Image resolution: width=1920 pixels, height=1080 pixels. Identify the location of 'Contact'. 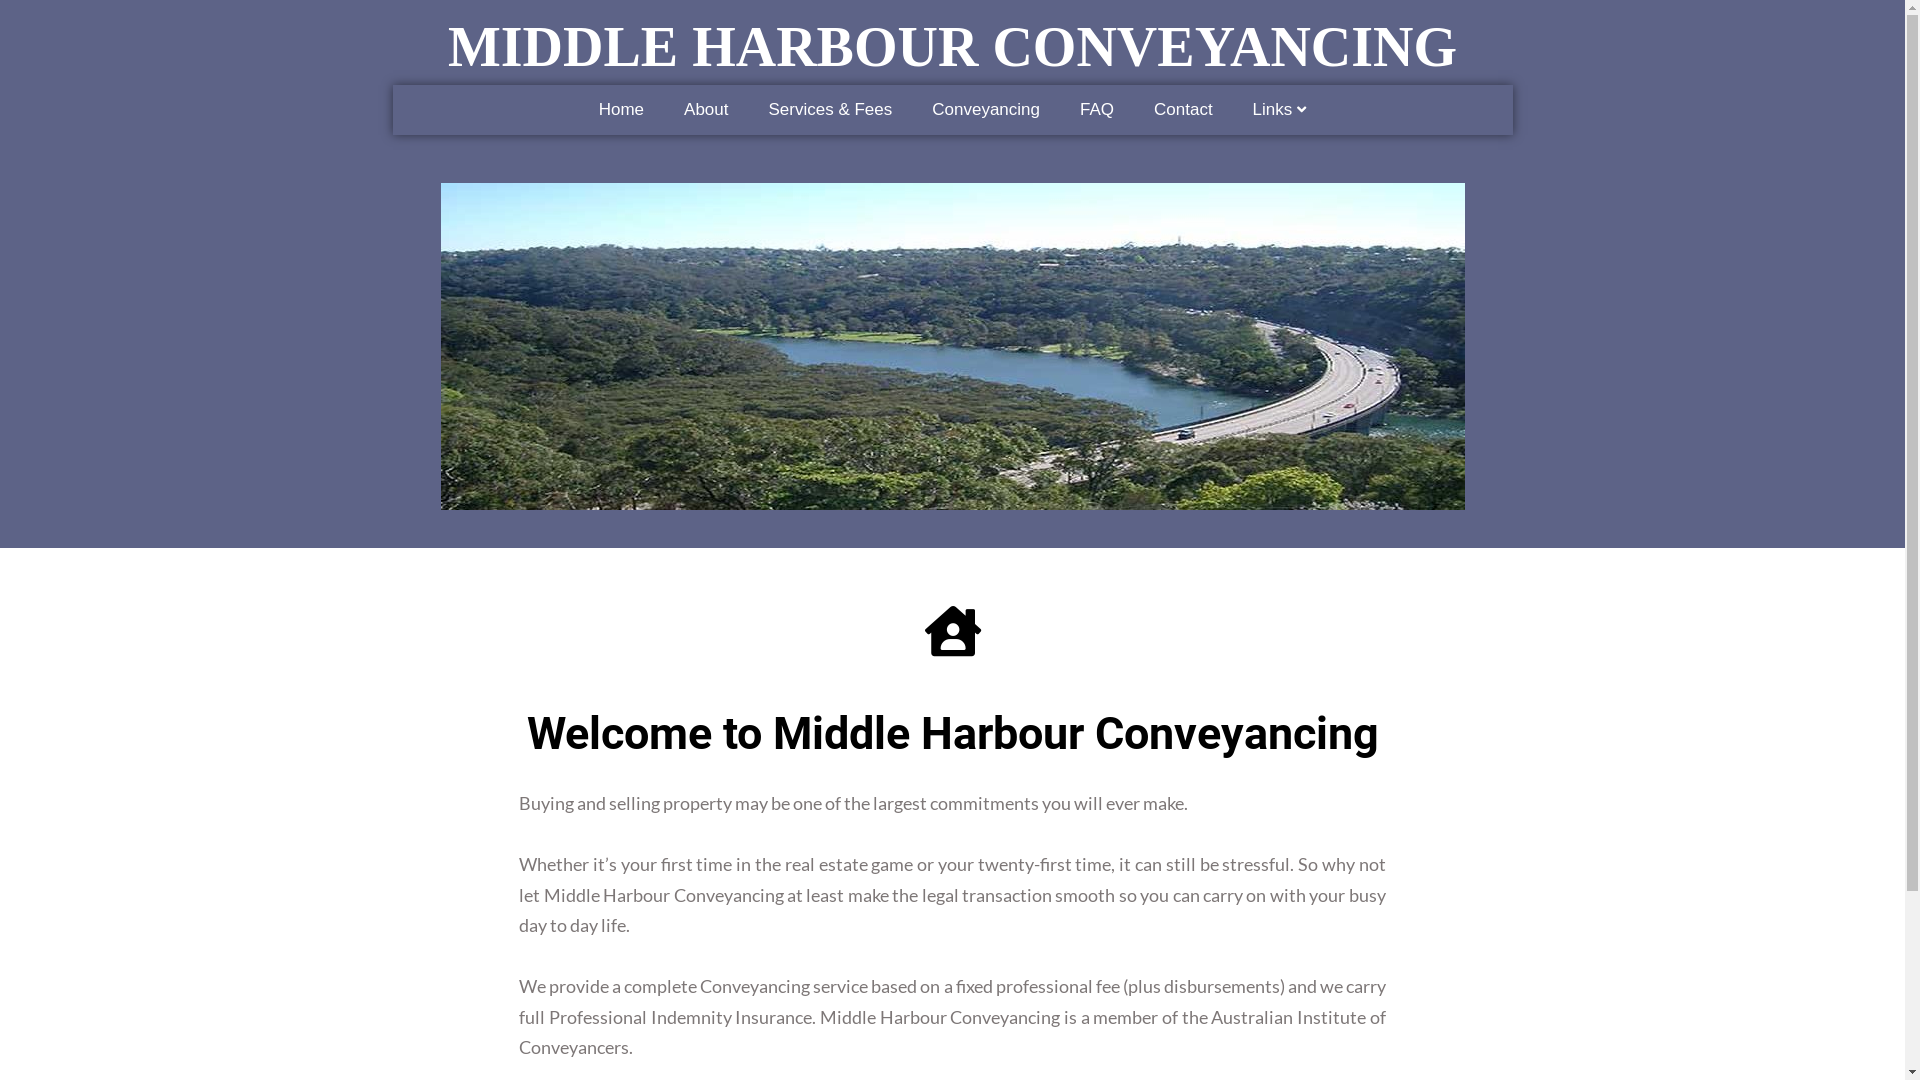
(1183, 110).